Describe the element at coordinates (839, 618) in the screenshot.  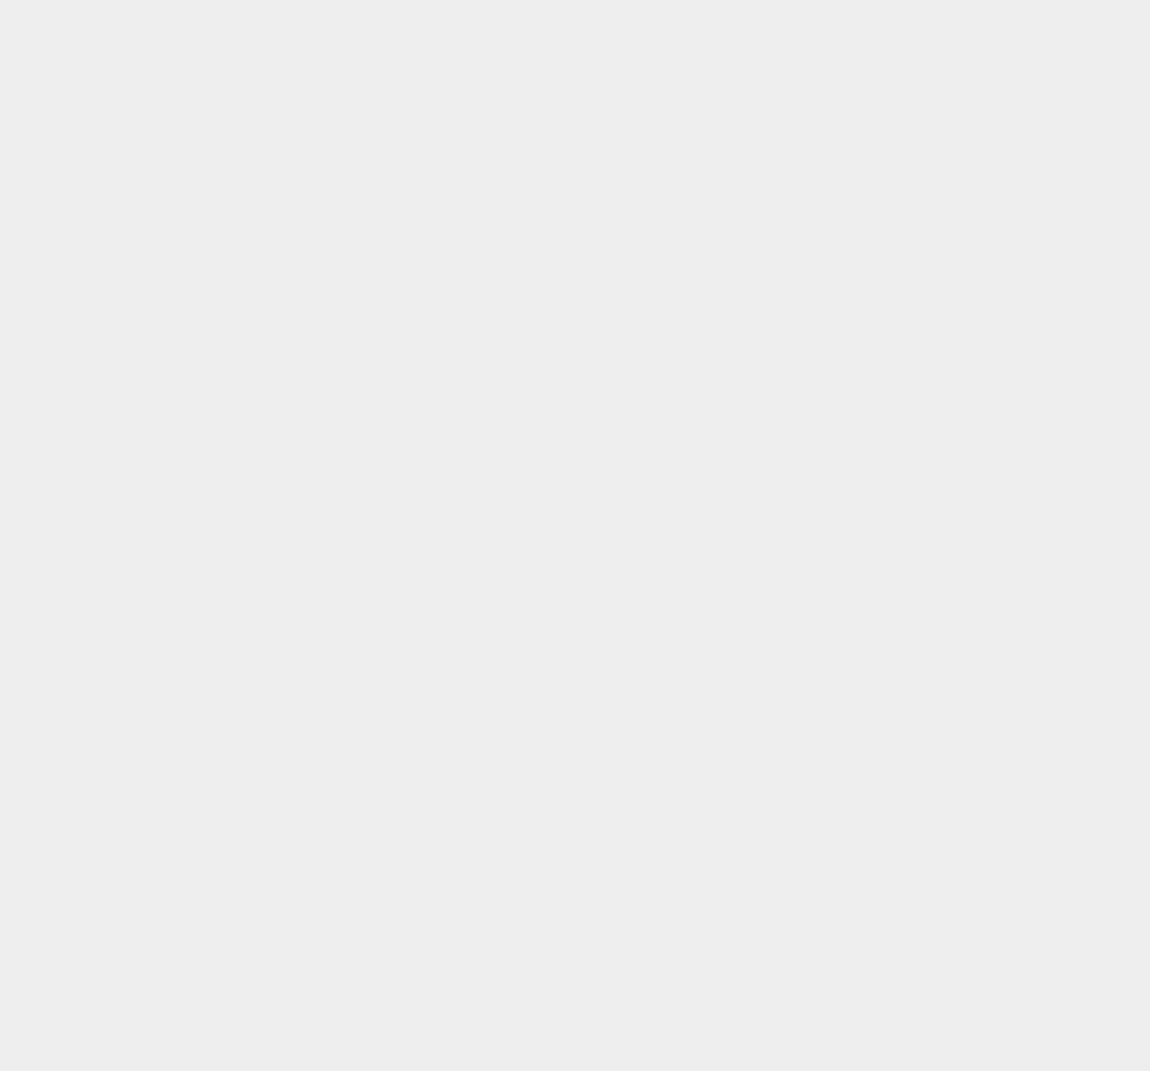
I see `'iOS 7.0.4'` at that location.